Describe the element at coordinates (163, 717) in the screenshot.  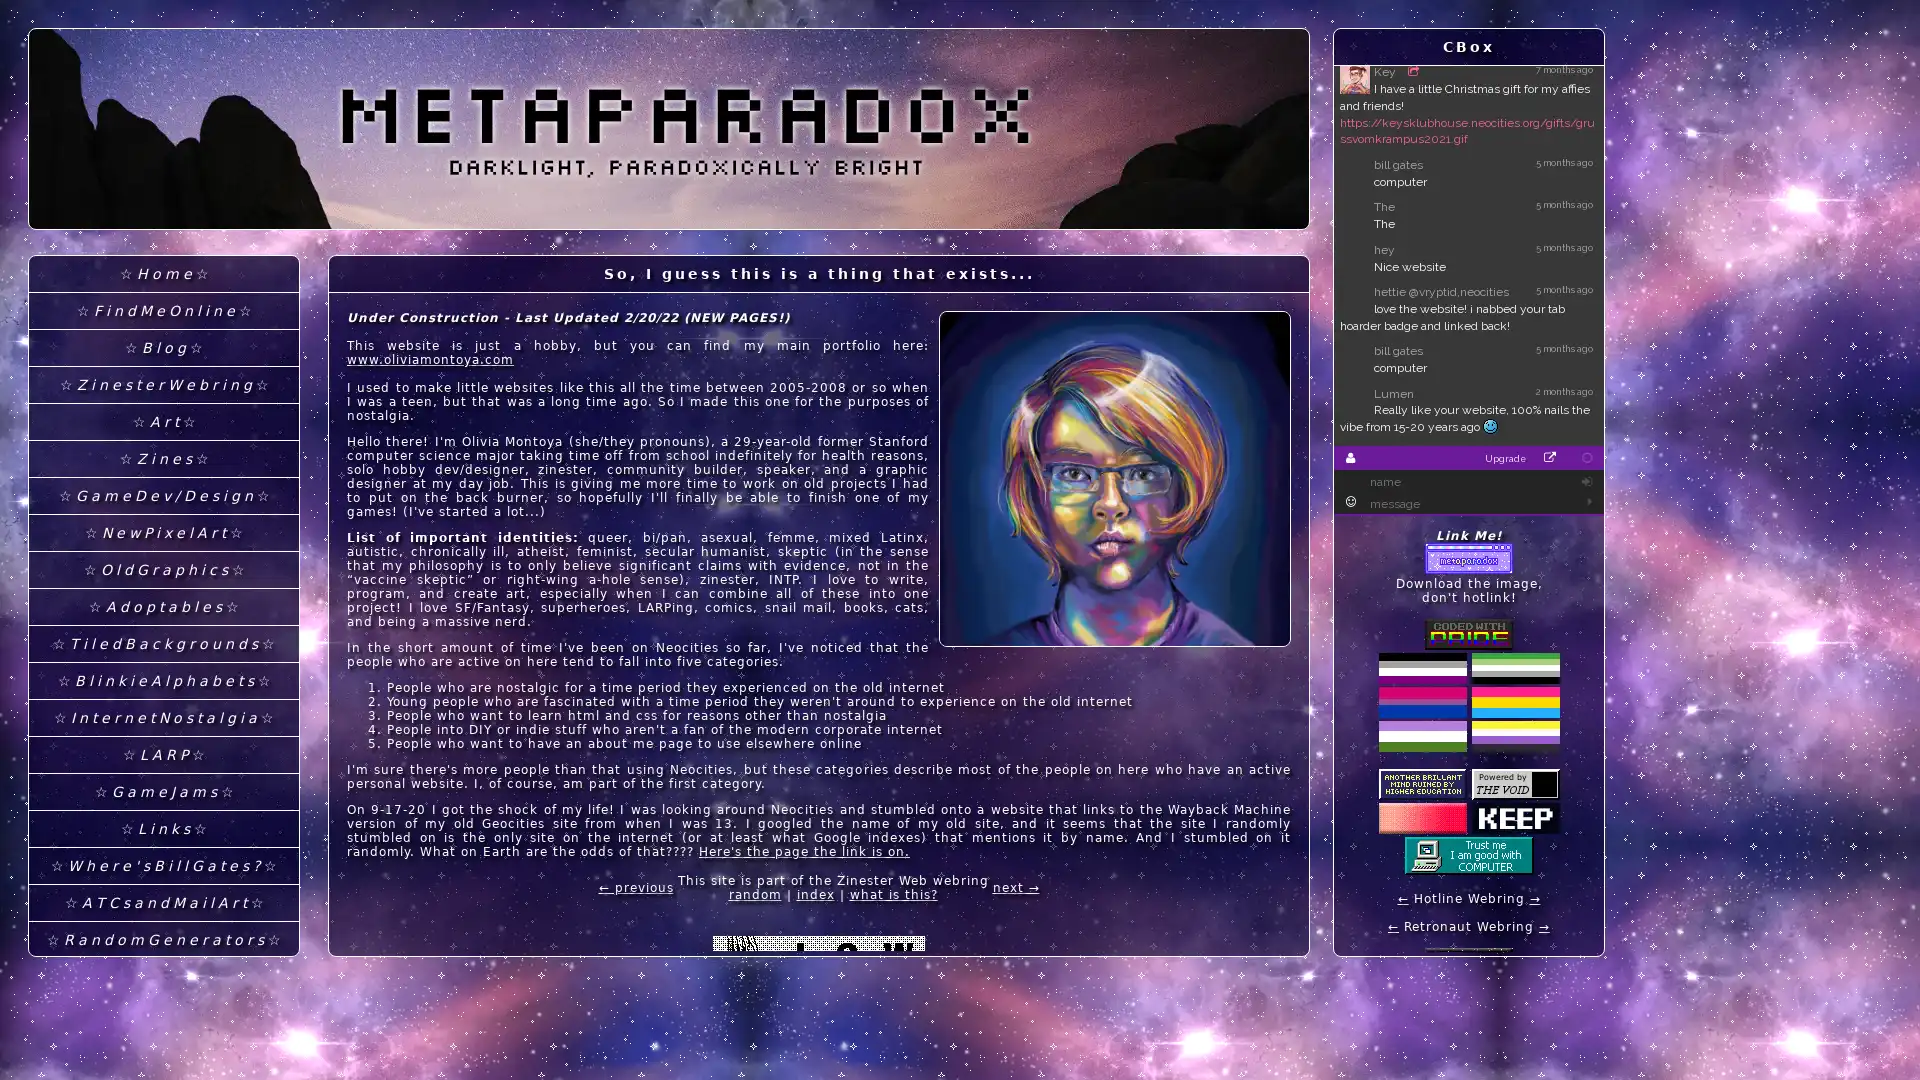
I see `I n t e r n e t N o s t a l g i a` at that location.